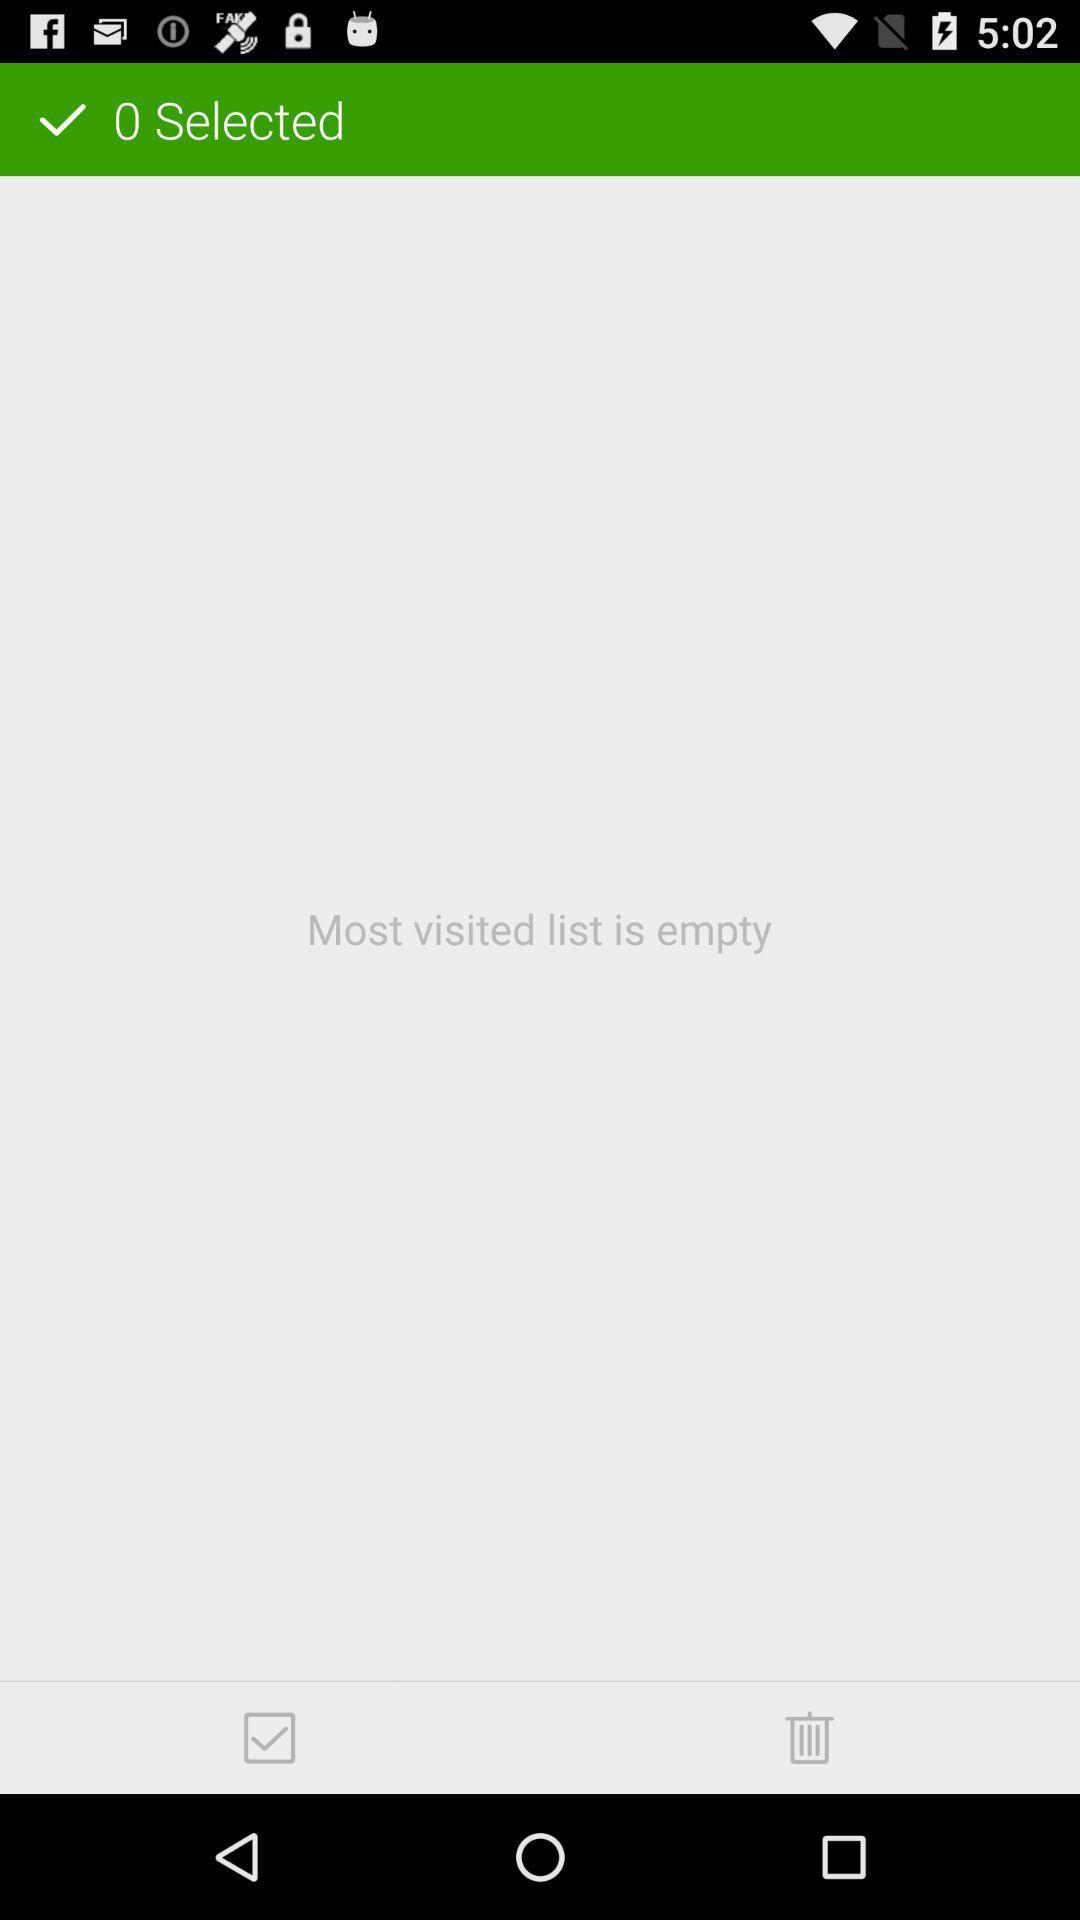  Describe the element at coordinates (808, 1858) in the screenshot. I see `the delete icon` at that location.